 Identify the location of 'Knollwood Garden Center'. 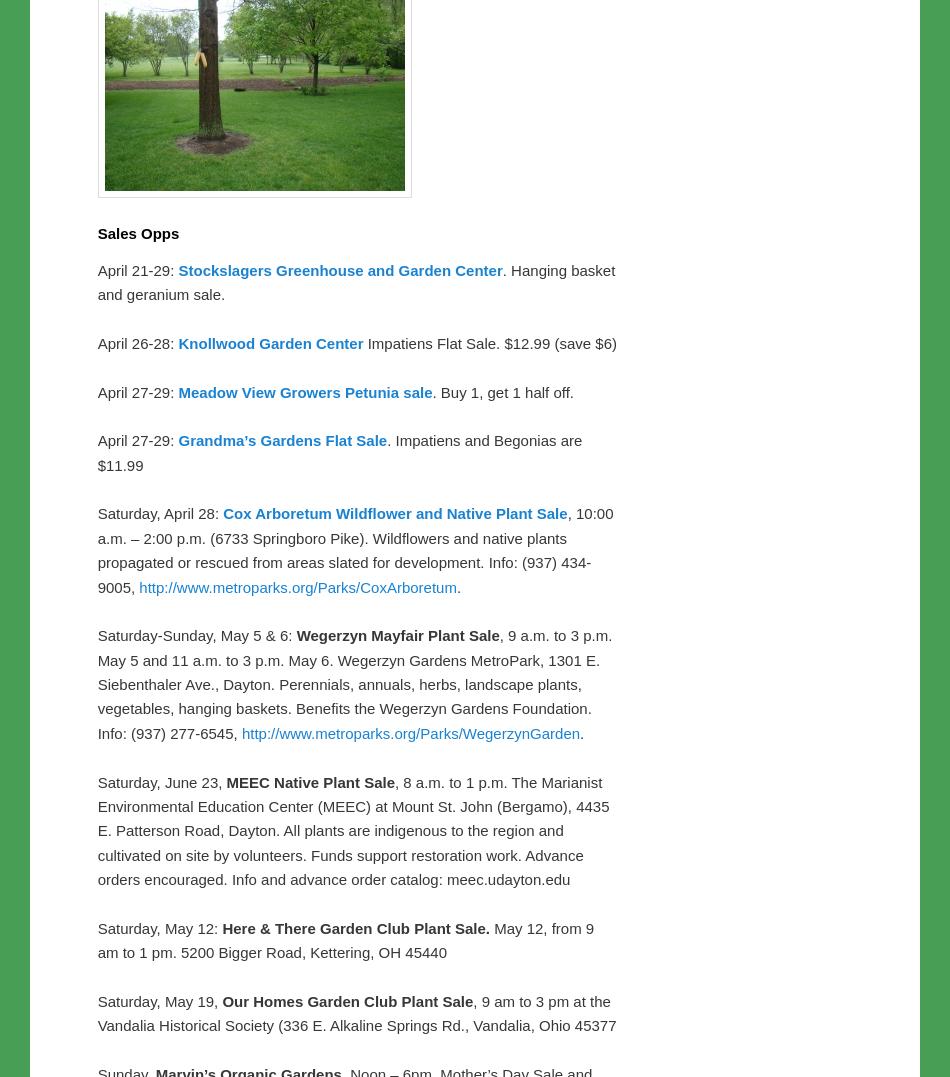
(269, 341).